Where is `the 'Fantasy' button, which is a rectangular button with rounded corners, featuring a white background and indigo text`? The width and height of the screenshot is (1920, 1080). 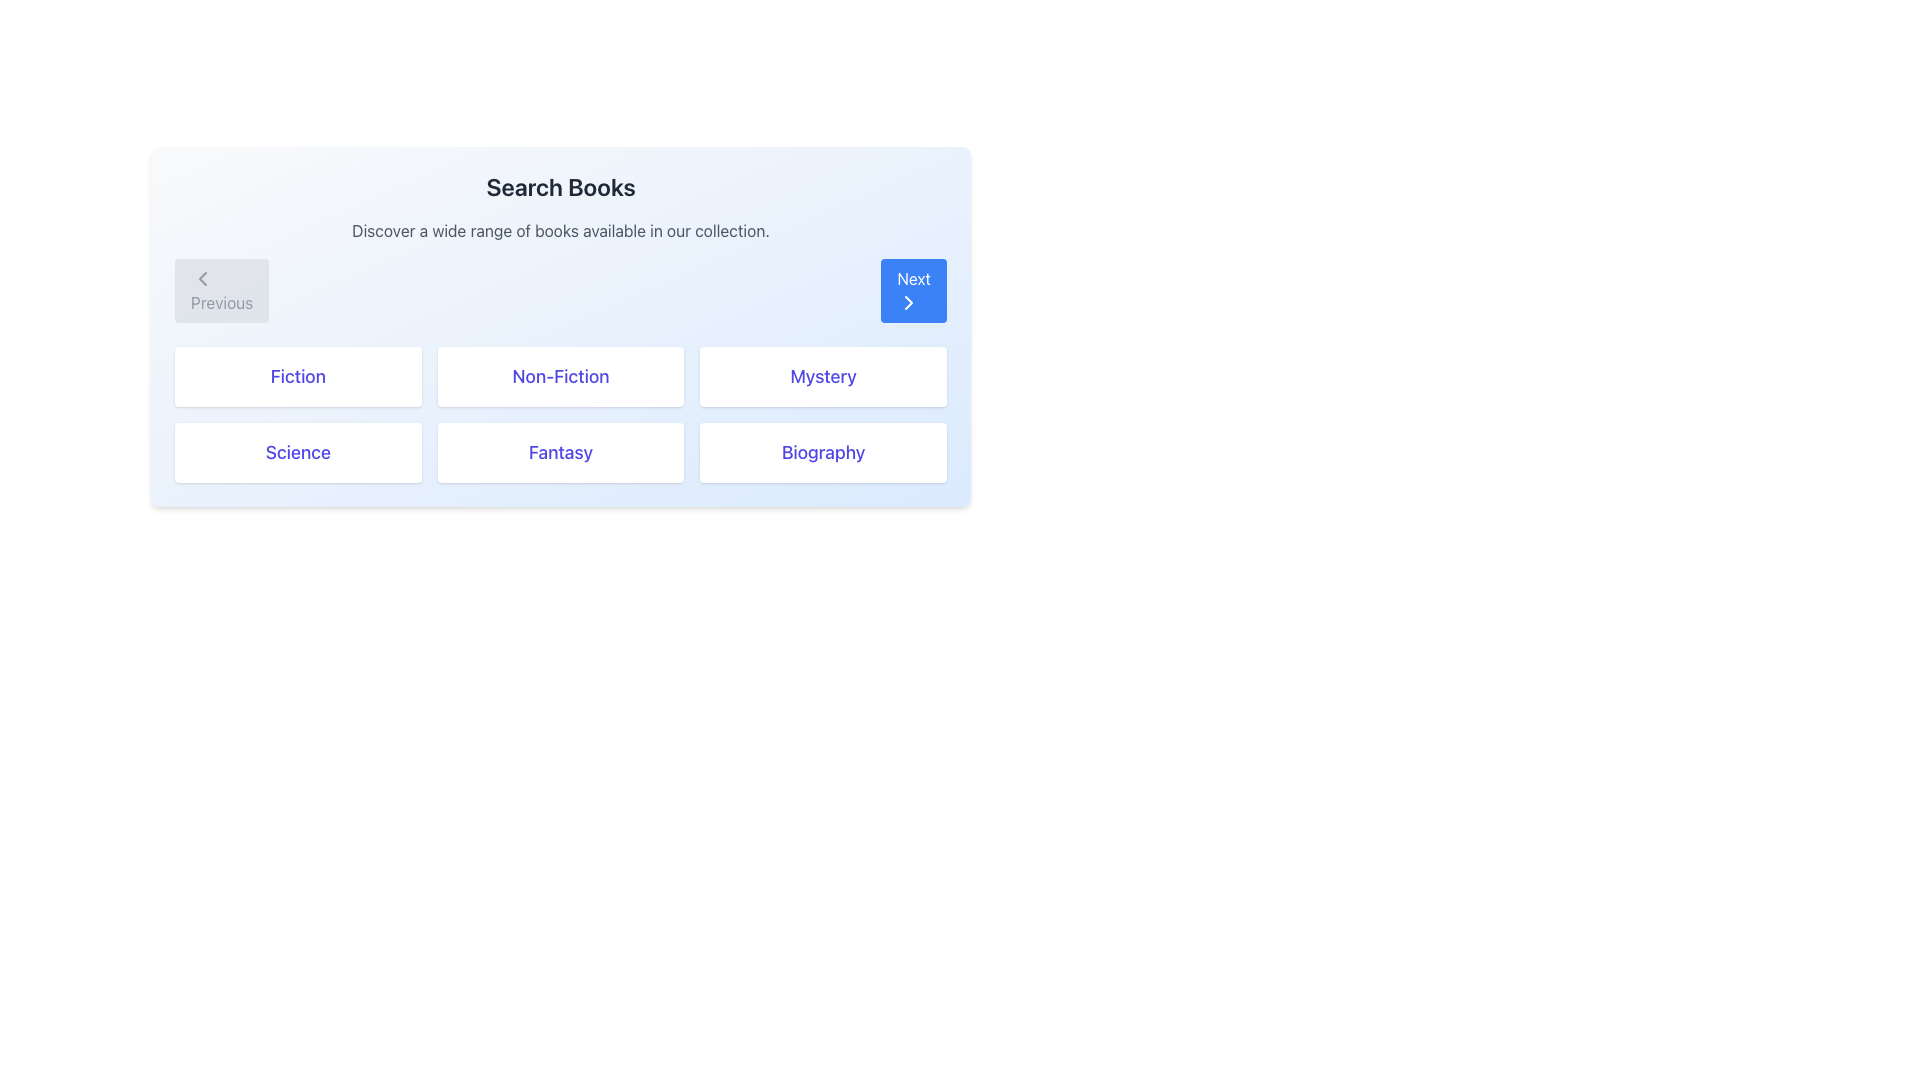 the 'Fantasy' button, which is a rectangular button with rounded corners, featuring a white background and indigo text is located at coordinates (560, 452).